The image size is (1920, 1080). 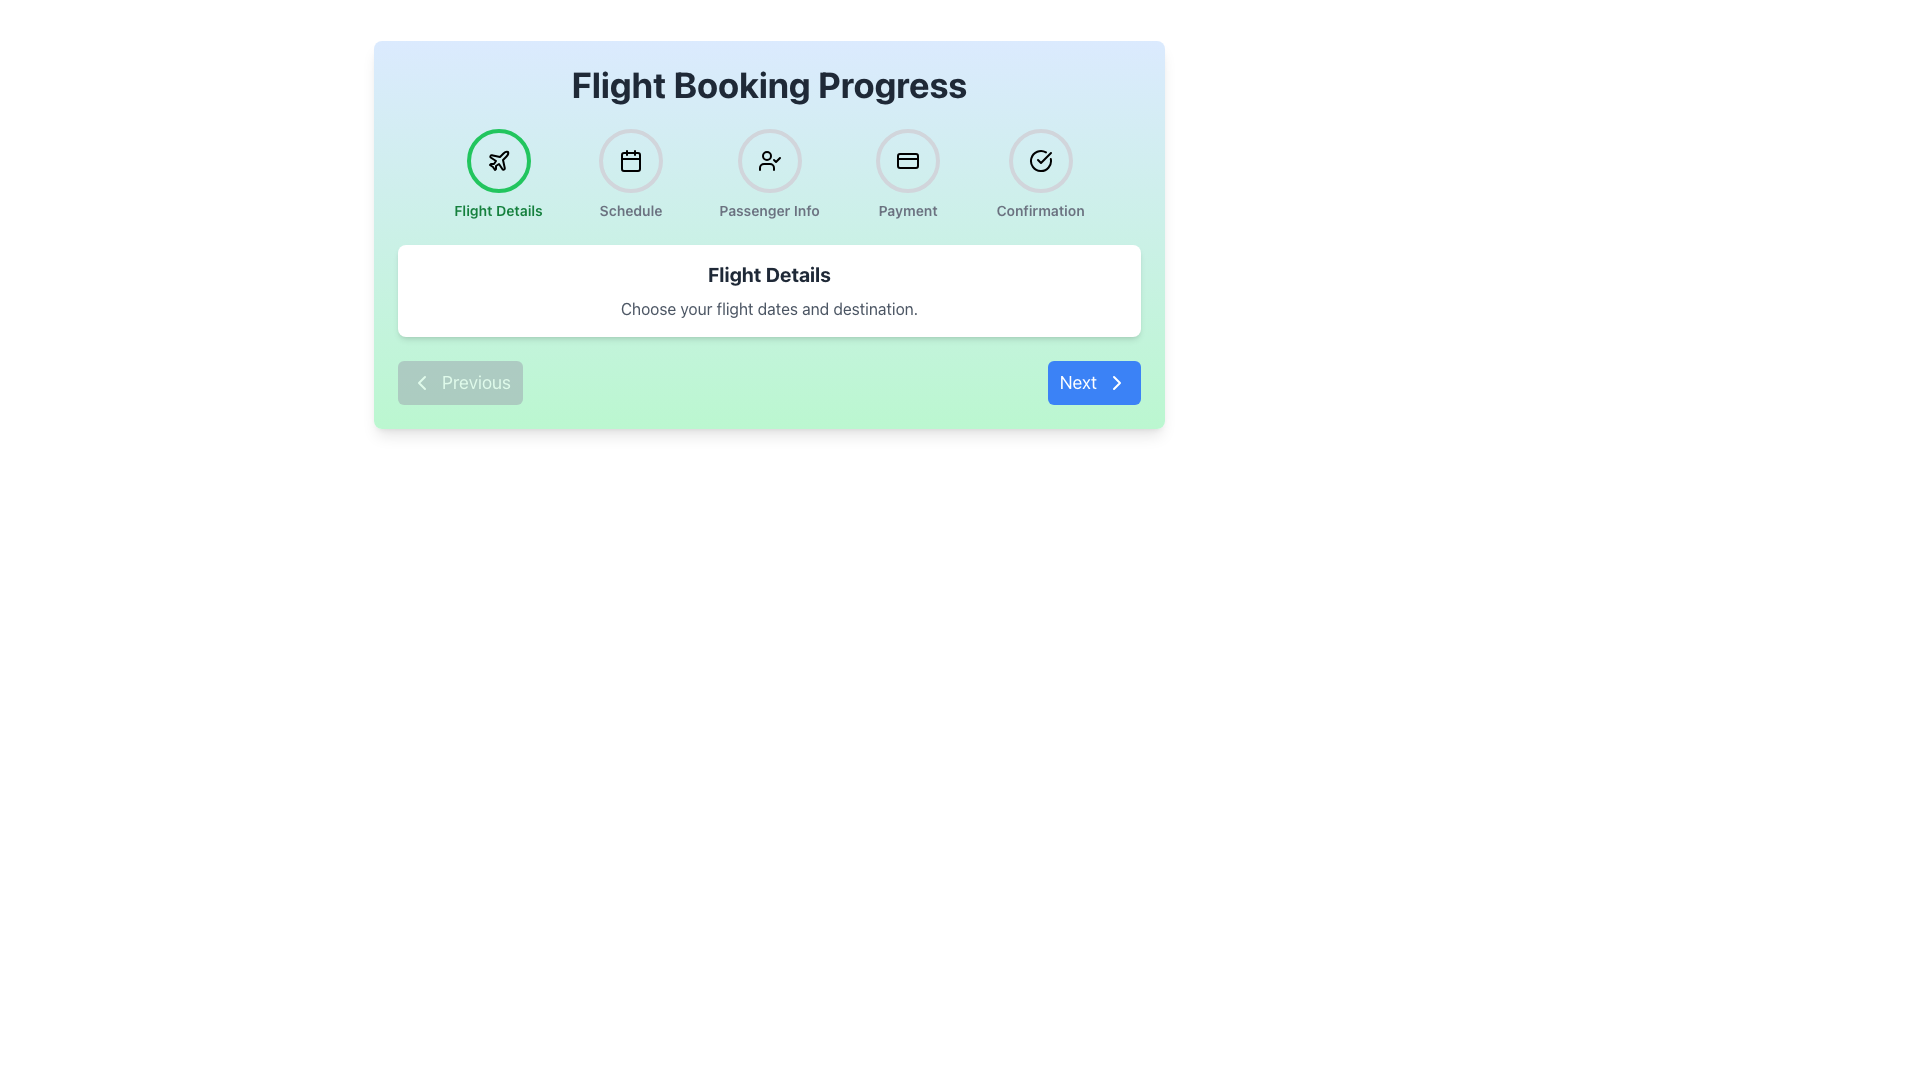 I want to click on the heading text label that indicates the current section of the flight booking process, positioned centrally above the subtitle 'Choose your flight dates and destination.', so click(x=768, y=274).